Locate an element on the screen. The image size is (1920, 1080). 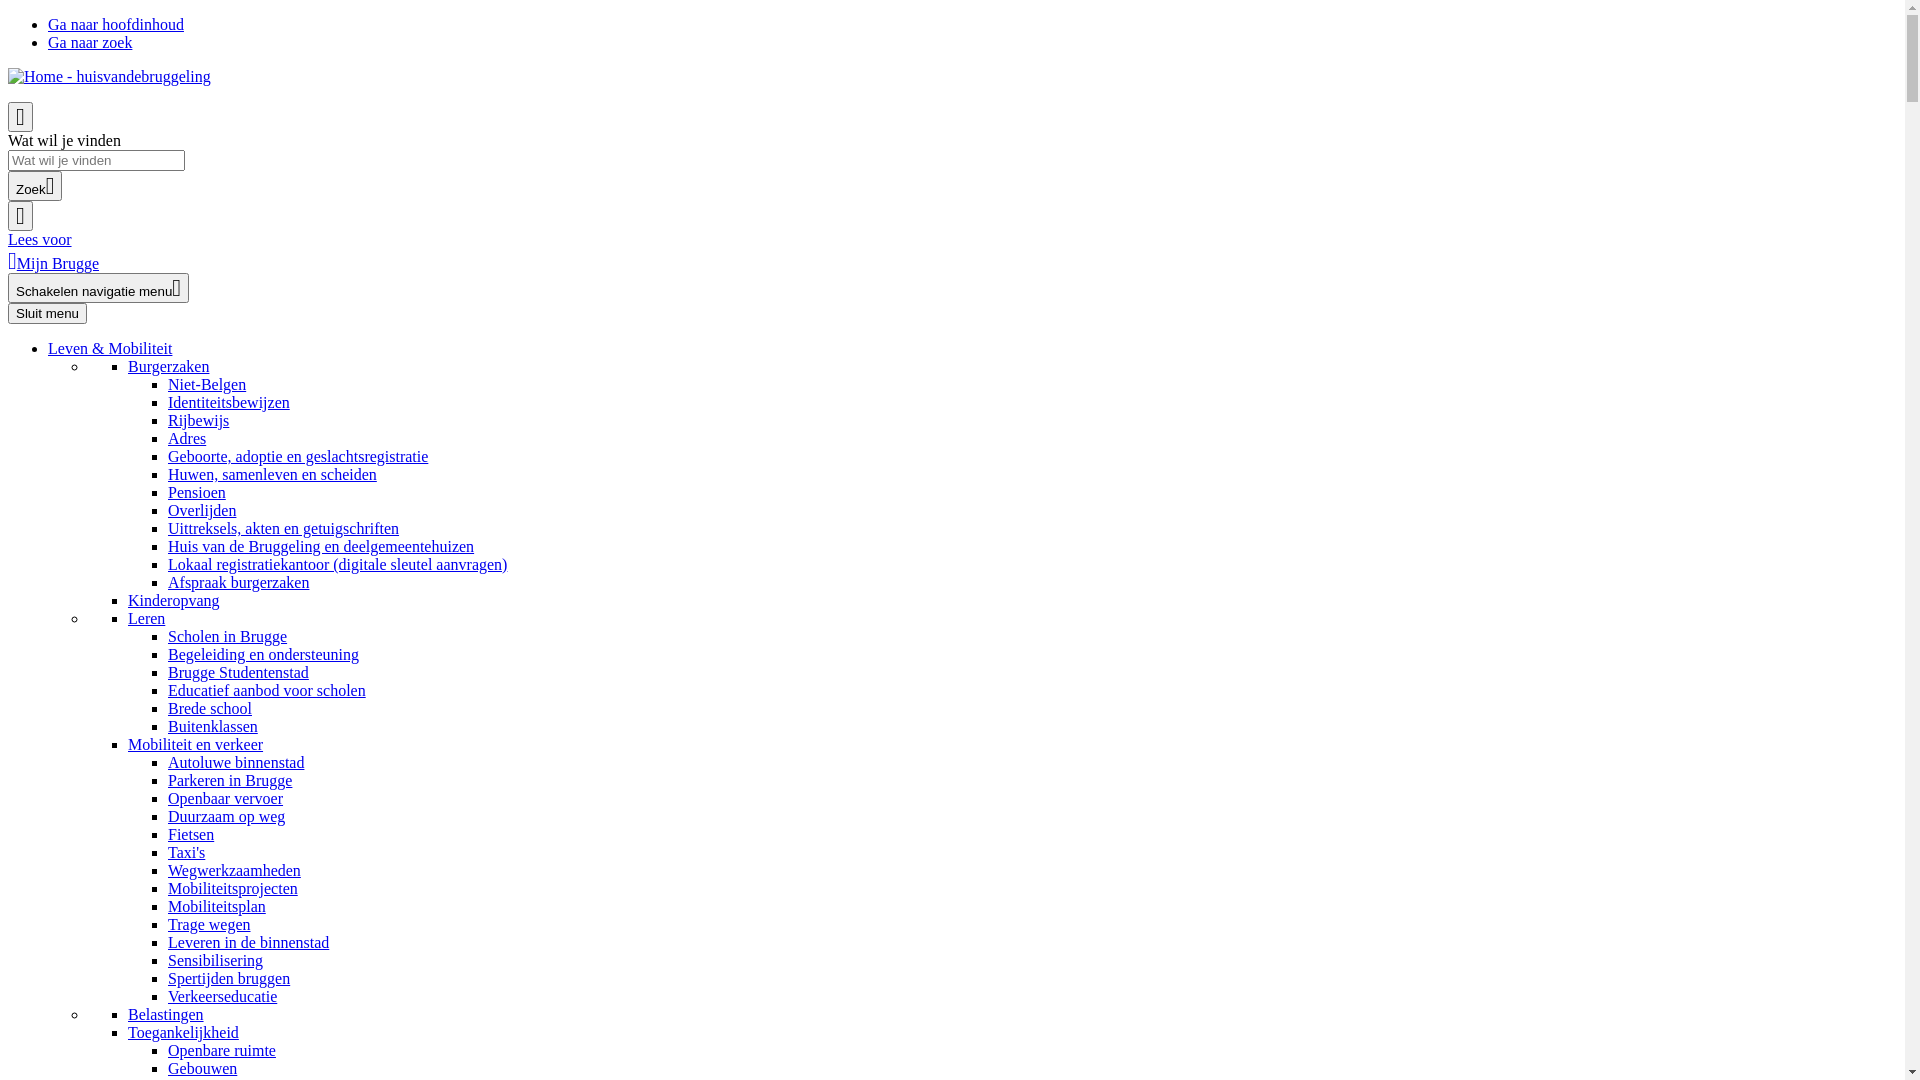
'Sensibilisering' is located at coordinates (215, 959).